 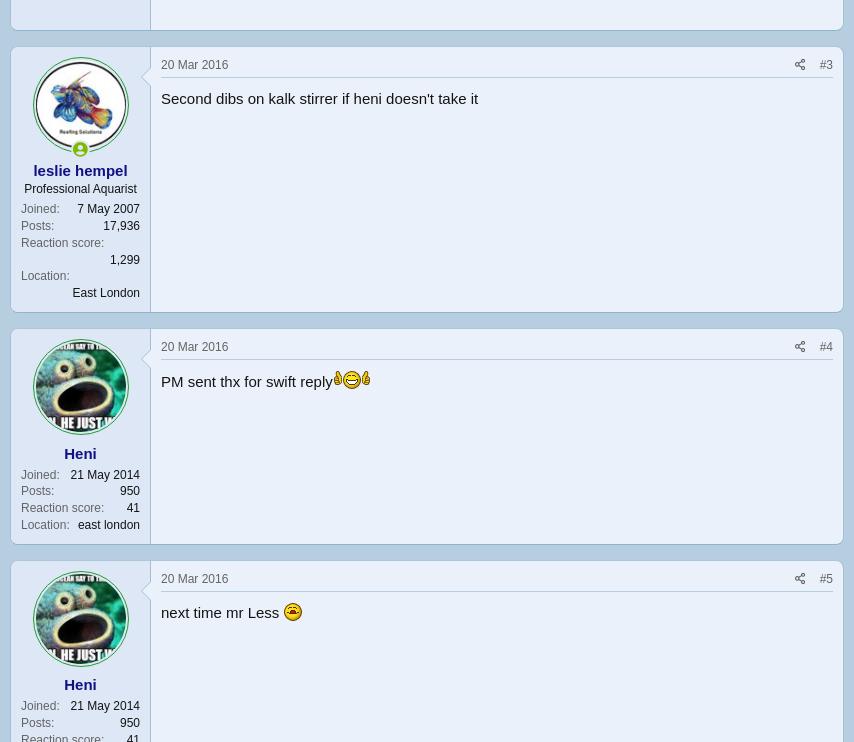 What do you see at coordinates (121, 225) in the screenshot?
I see `'17,936'` at bounding box center [121, 225].